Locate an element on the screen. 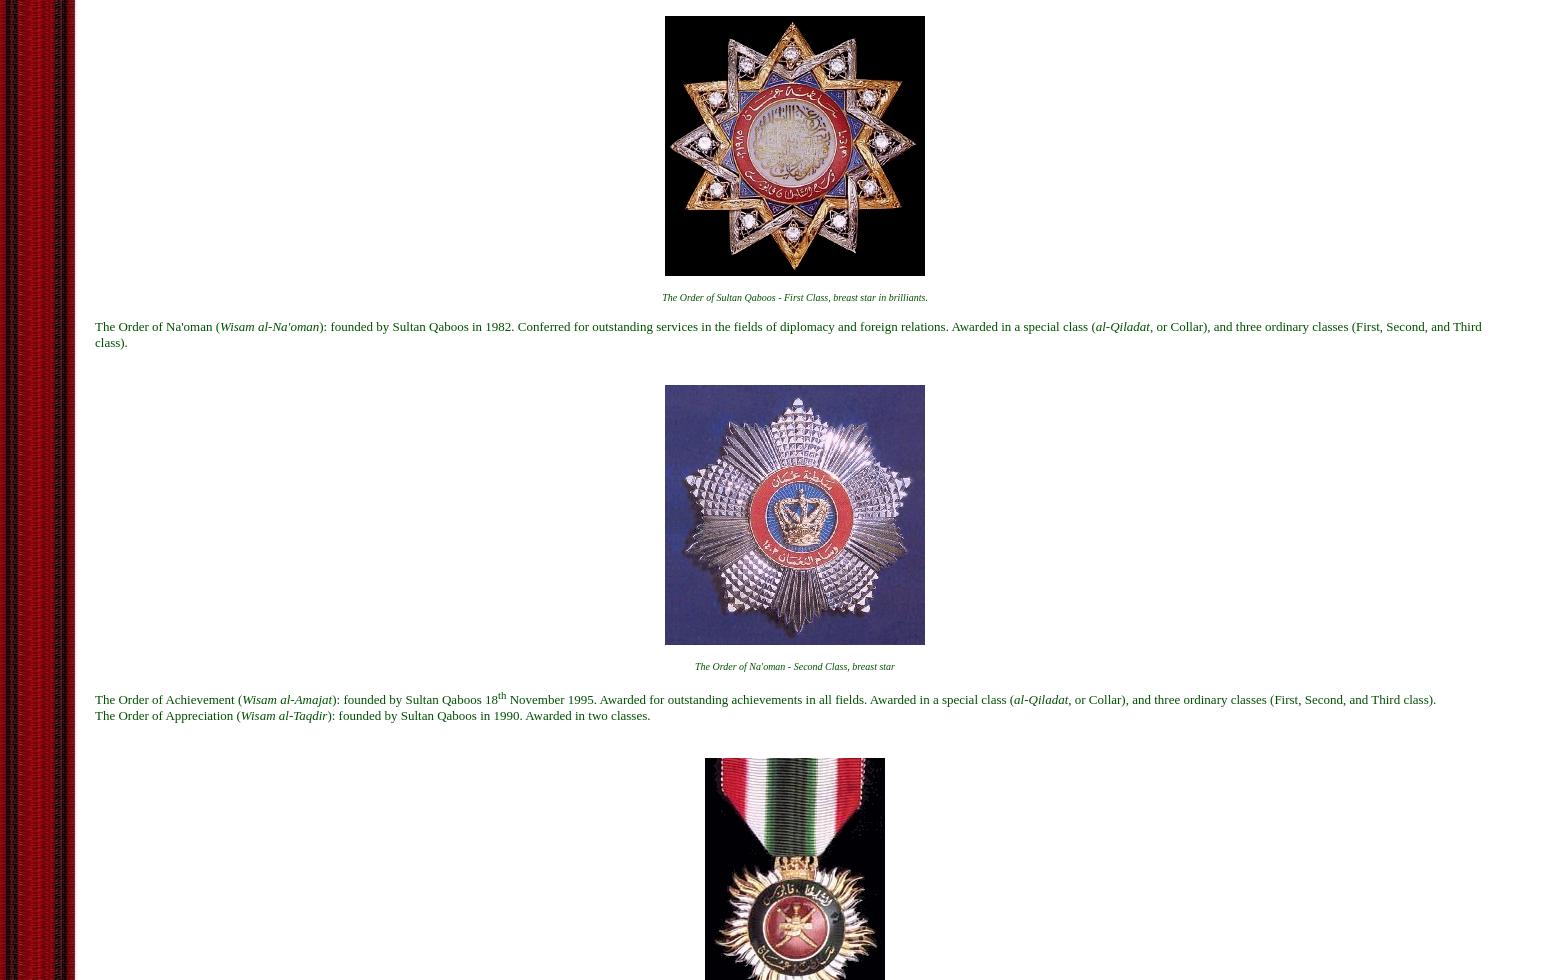 The image size is (1550, 980). '.' is located at coordinates (925, 297).